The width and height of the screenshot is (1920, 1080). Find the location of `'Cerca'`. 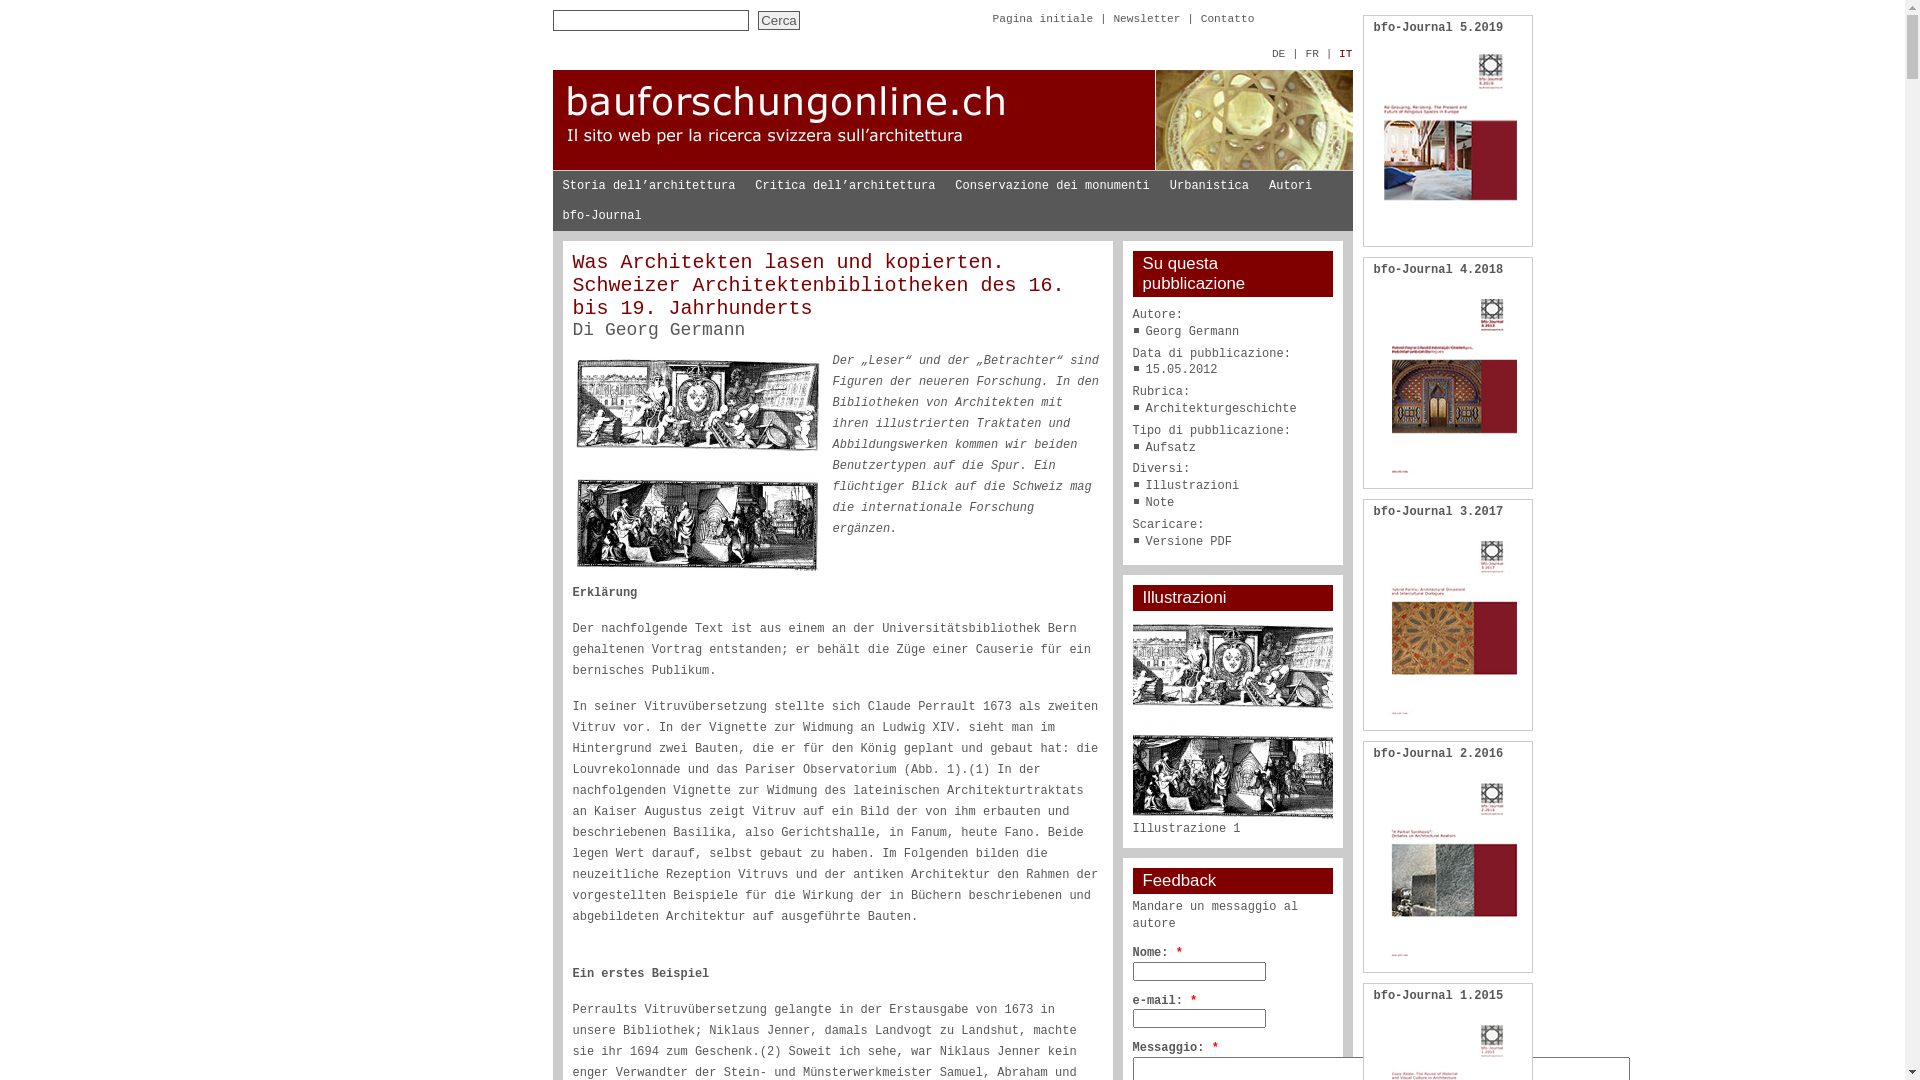

'Cerca' is located at coordinates (777, 20).